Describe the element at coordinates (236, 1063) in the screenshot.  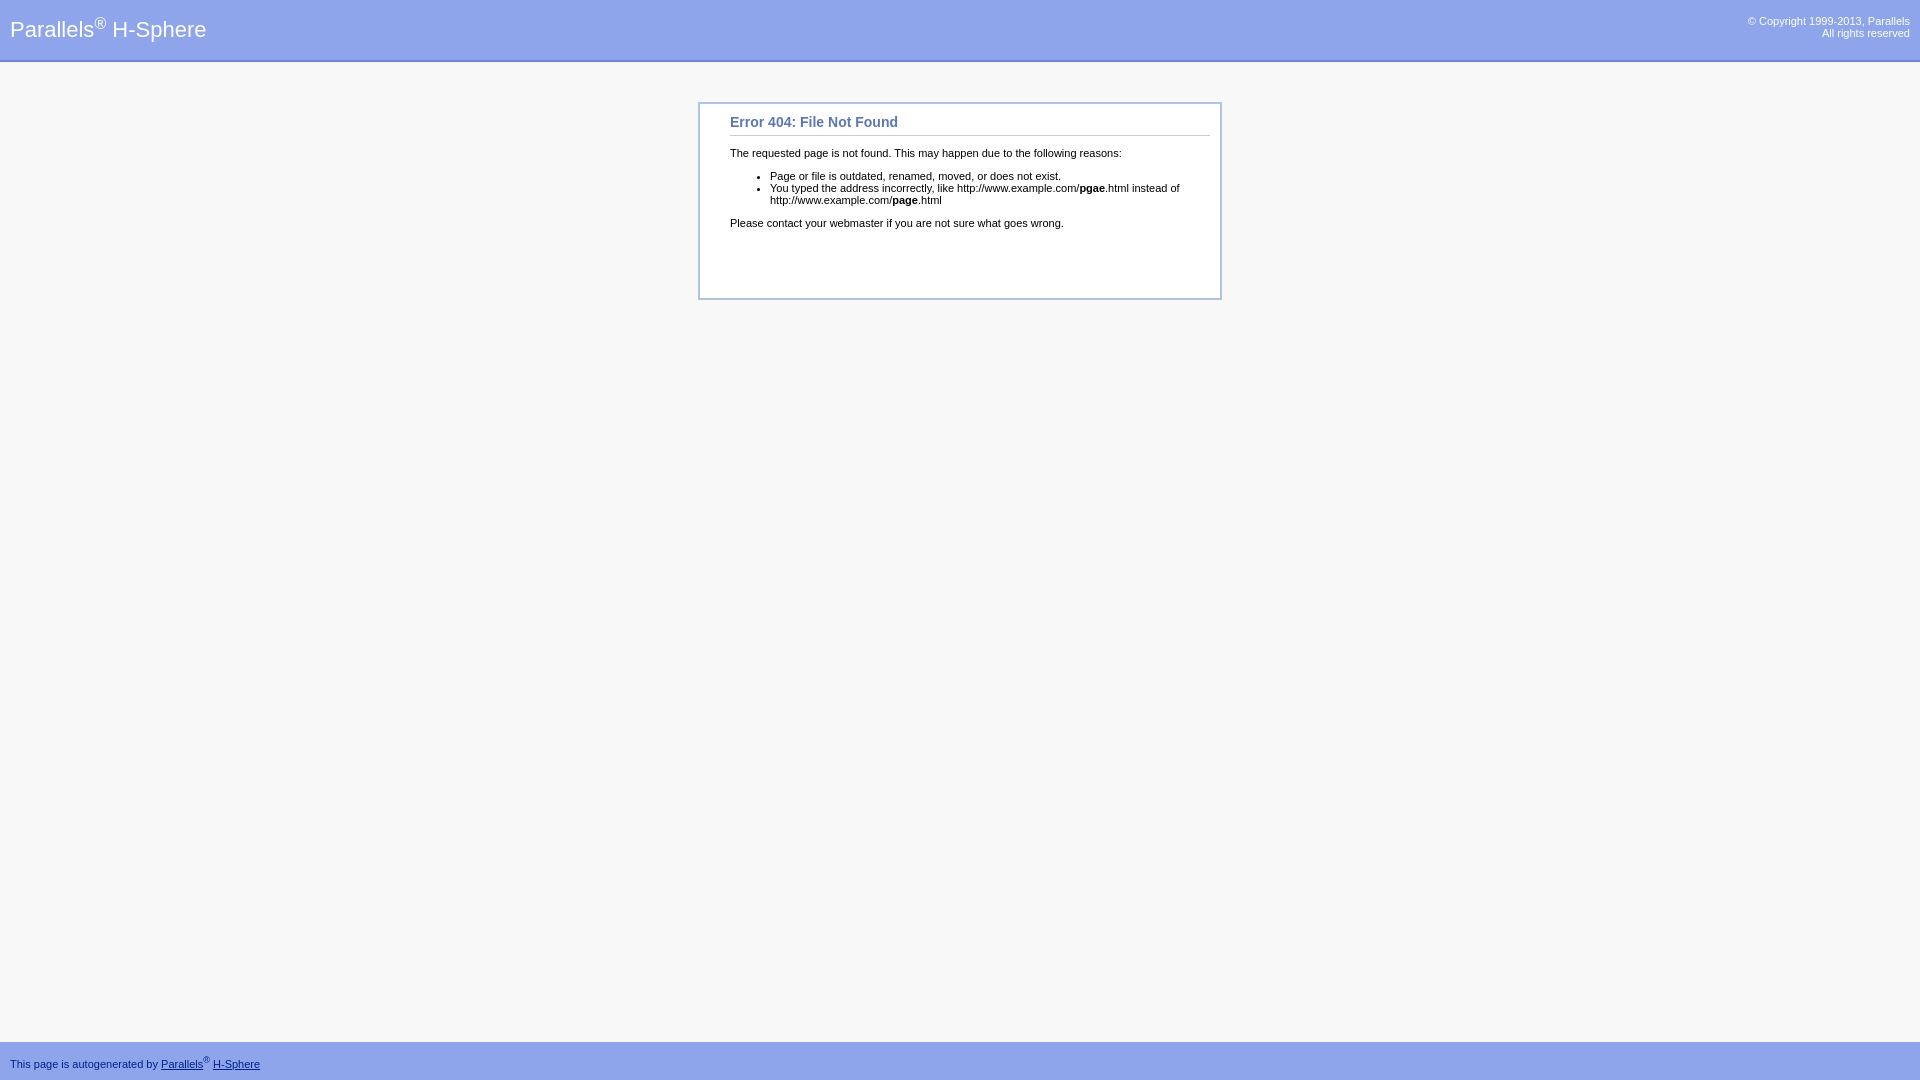
I see `'H-Sphere'` at that location.